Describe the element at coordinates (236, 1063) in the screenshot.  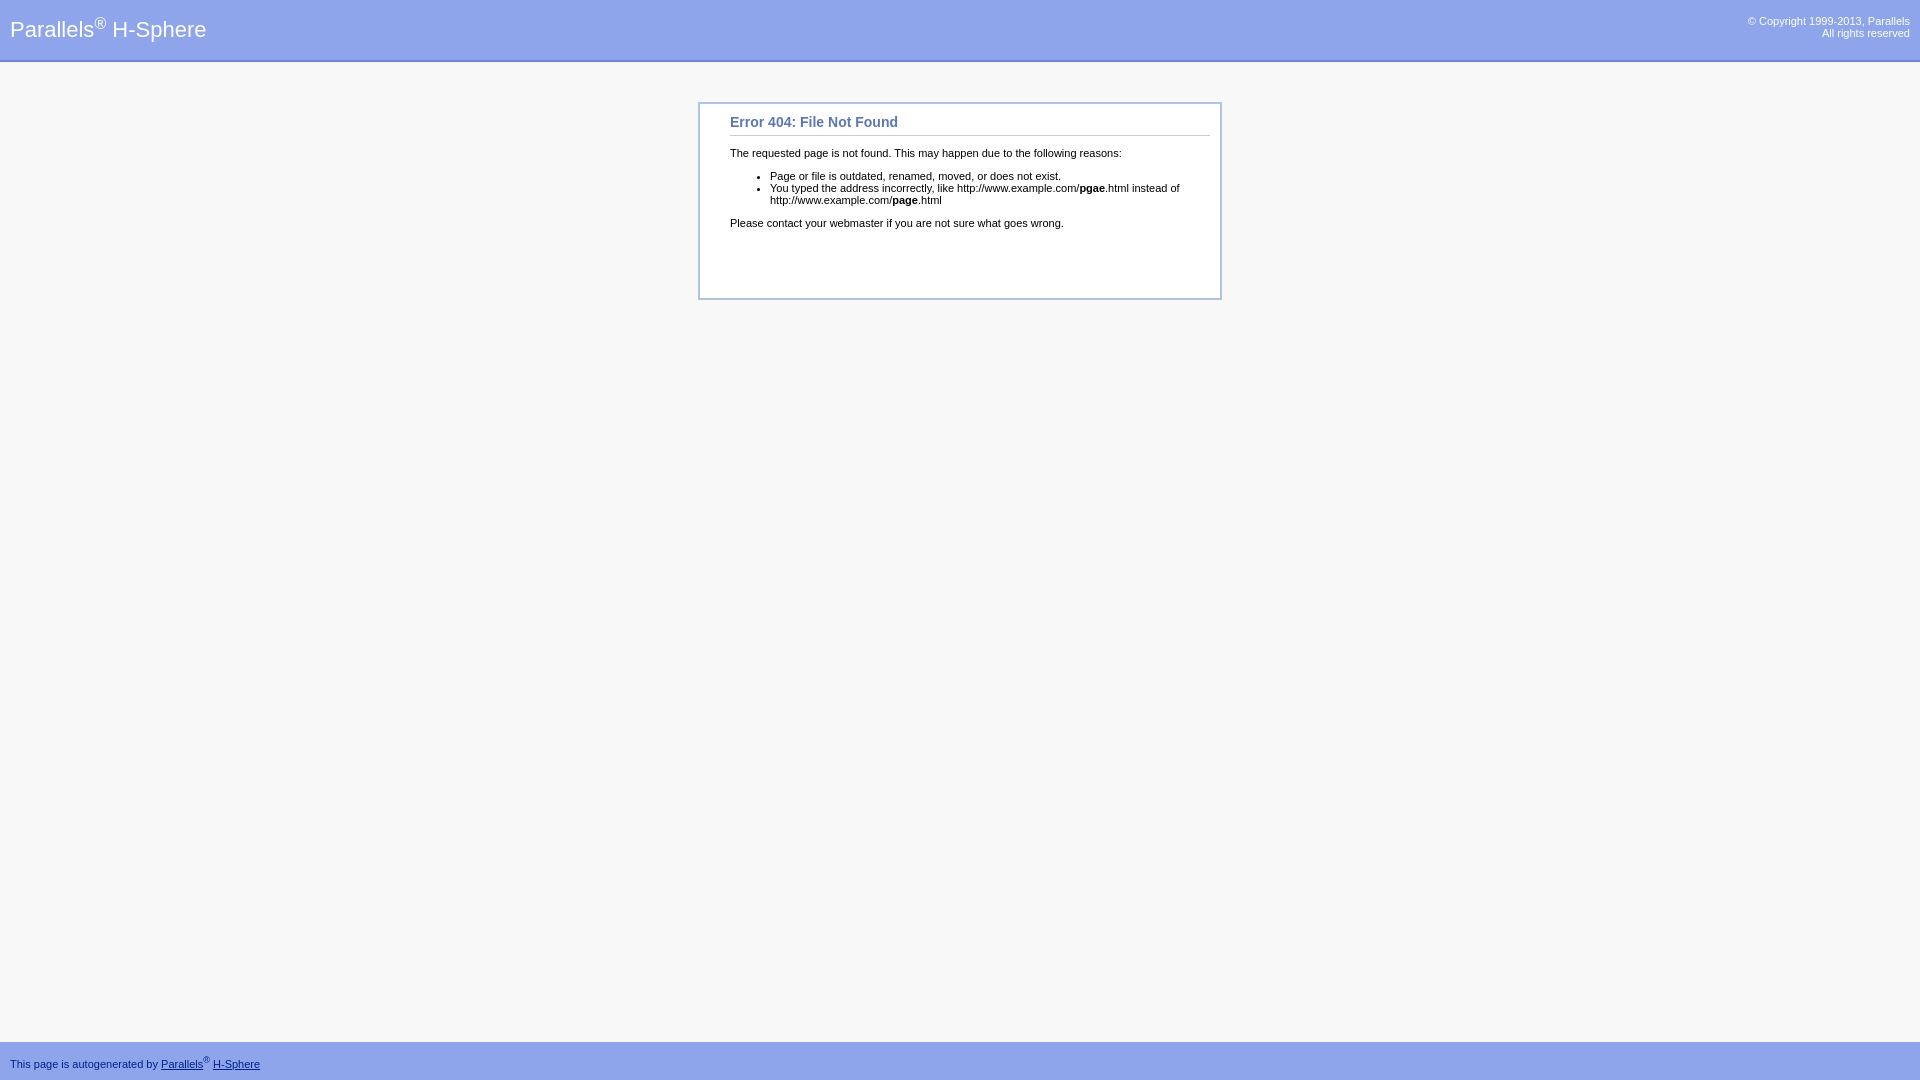
I see `'H-Sphere'` at that location.